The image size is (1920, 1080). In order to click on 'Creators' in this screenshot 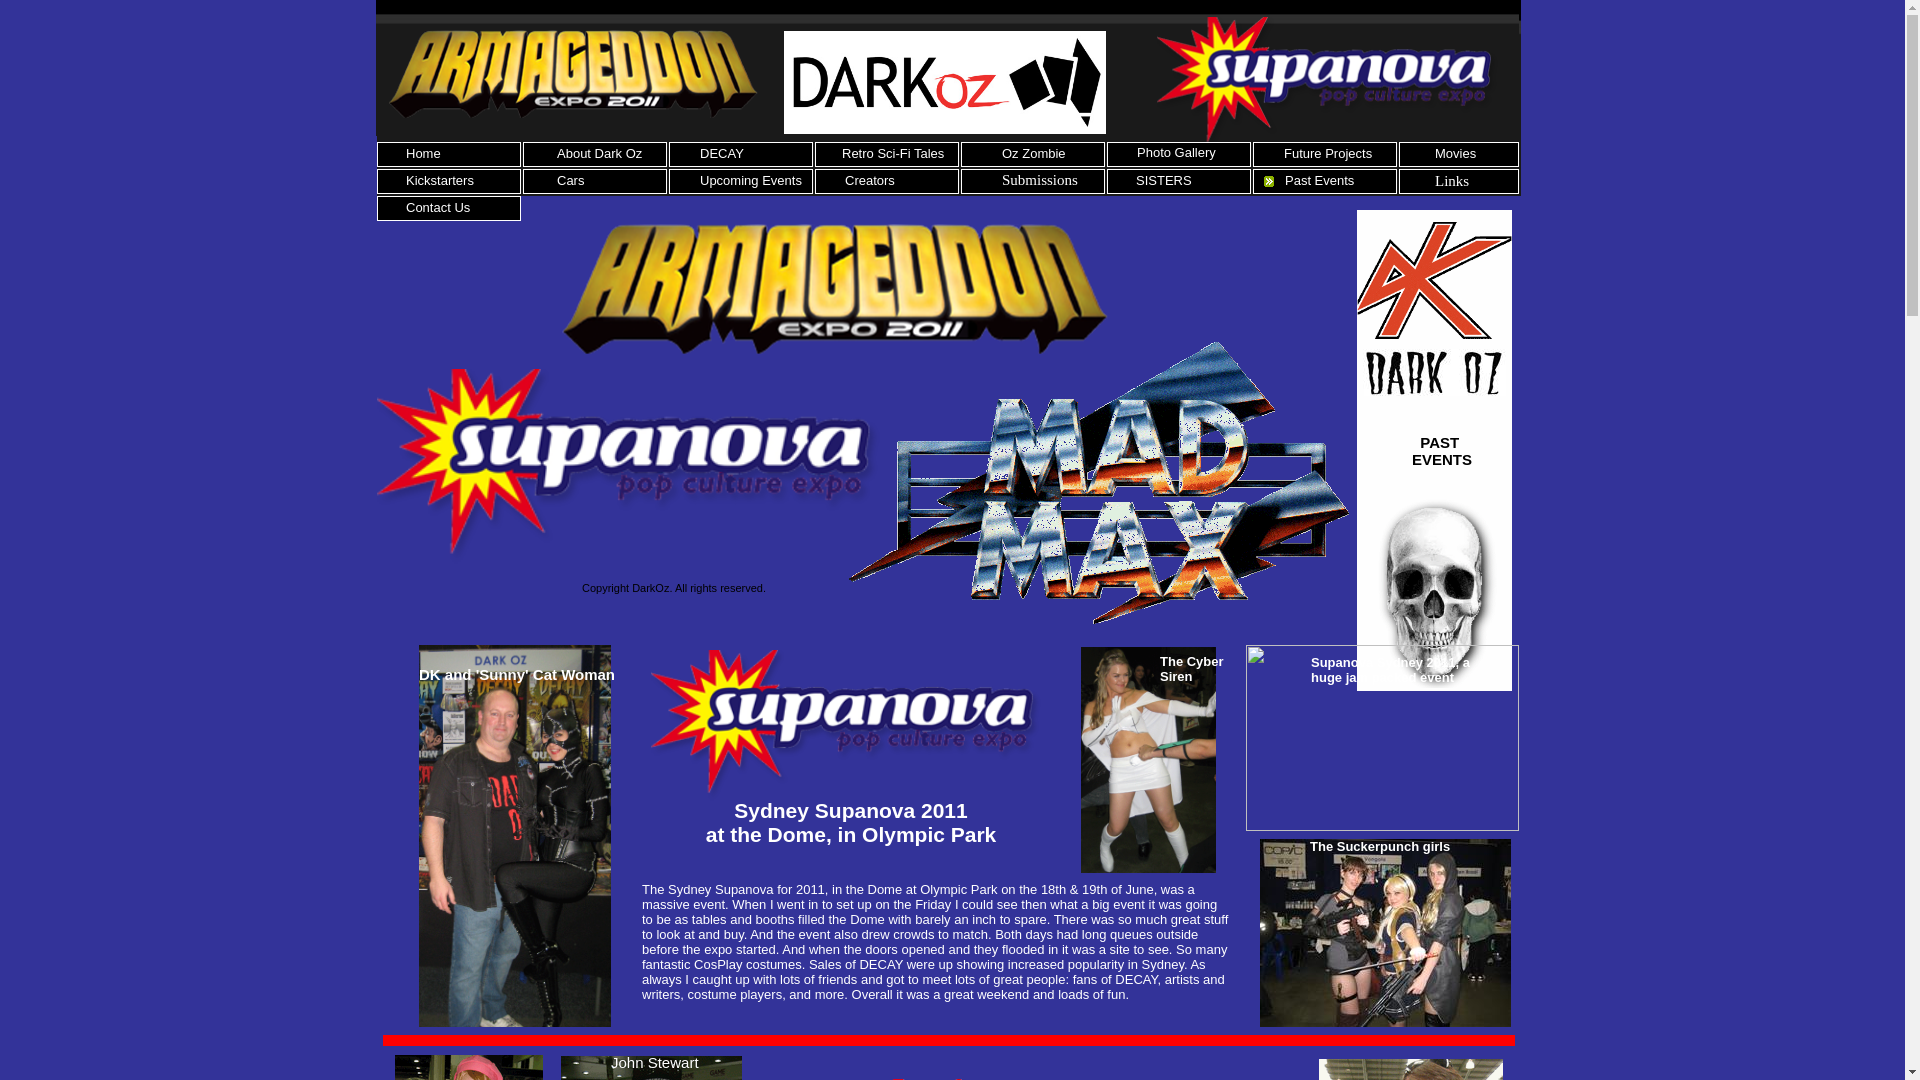, I will do `click(844, 180)`.